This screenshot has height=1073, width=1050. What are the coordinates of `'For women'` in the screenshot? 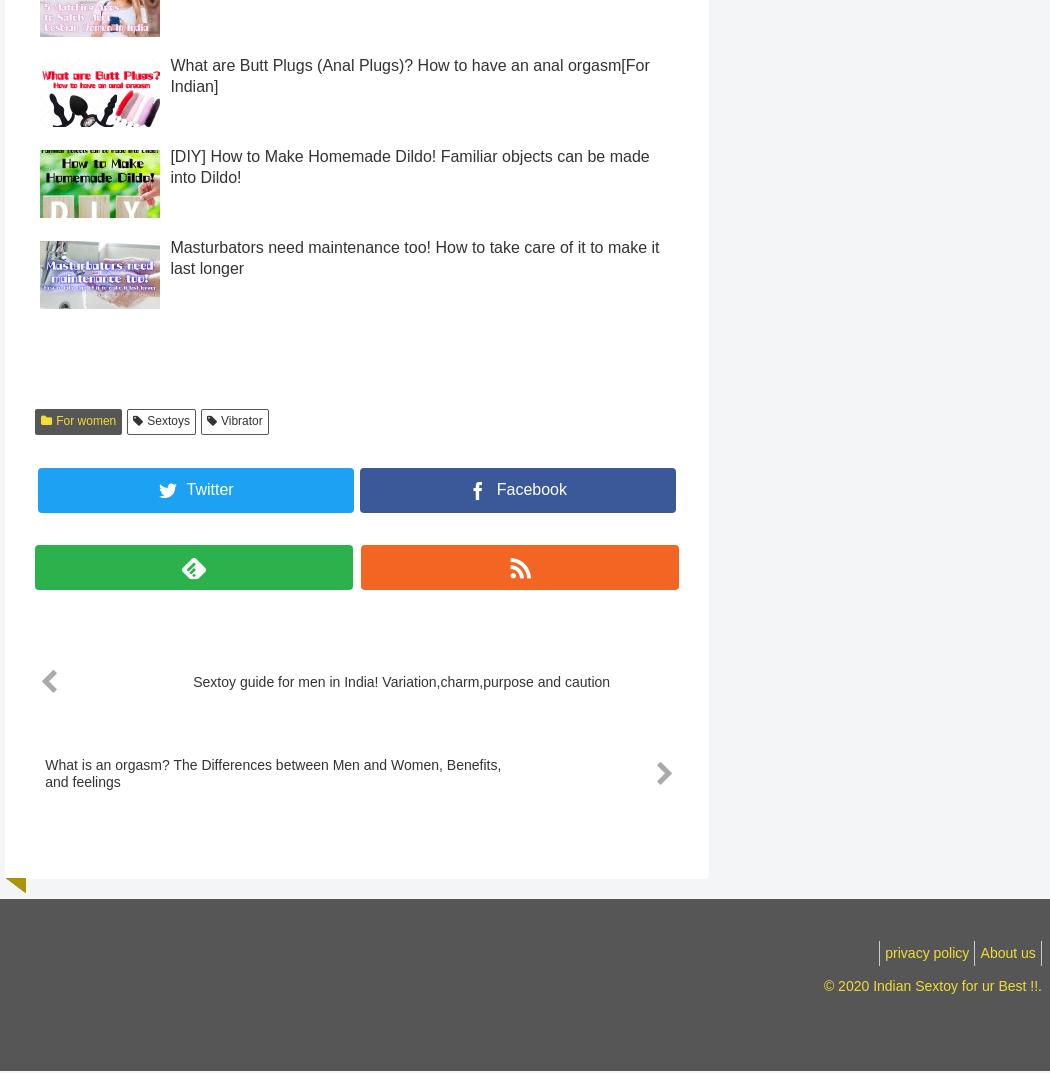 It's located at (85, 456).